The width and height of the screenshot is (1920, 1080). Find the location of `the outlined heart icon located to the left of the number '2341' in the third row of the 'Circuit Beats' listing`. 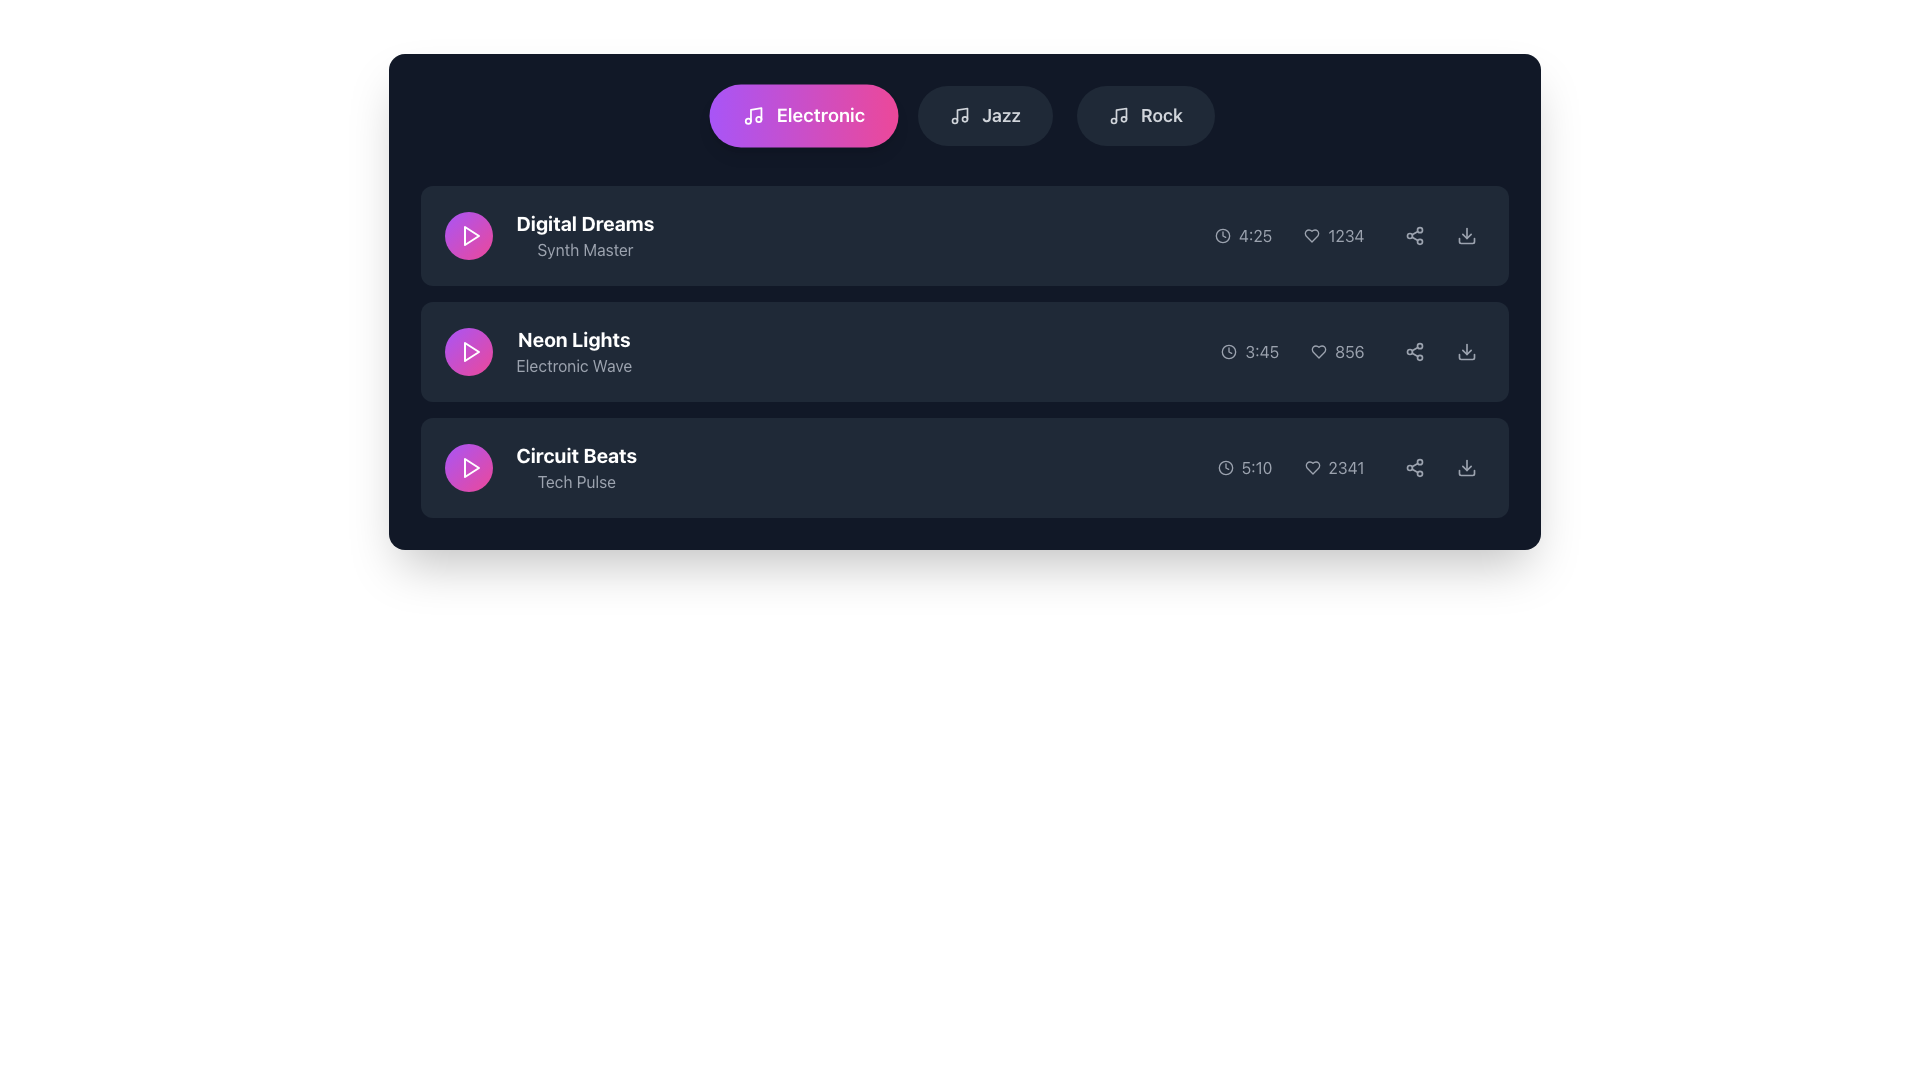

the outlined heart icon located to the left of the number '2341' in the third row of the 'Circuit Beats' listing is located at coordinates (1312, 467).